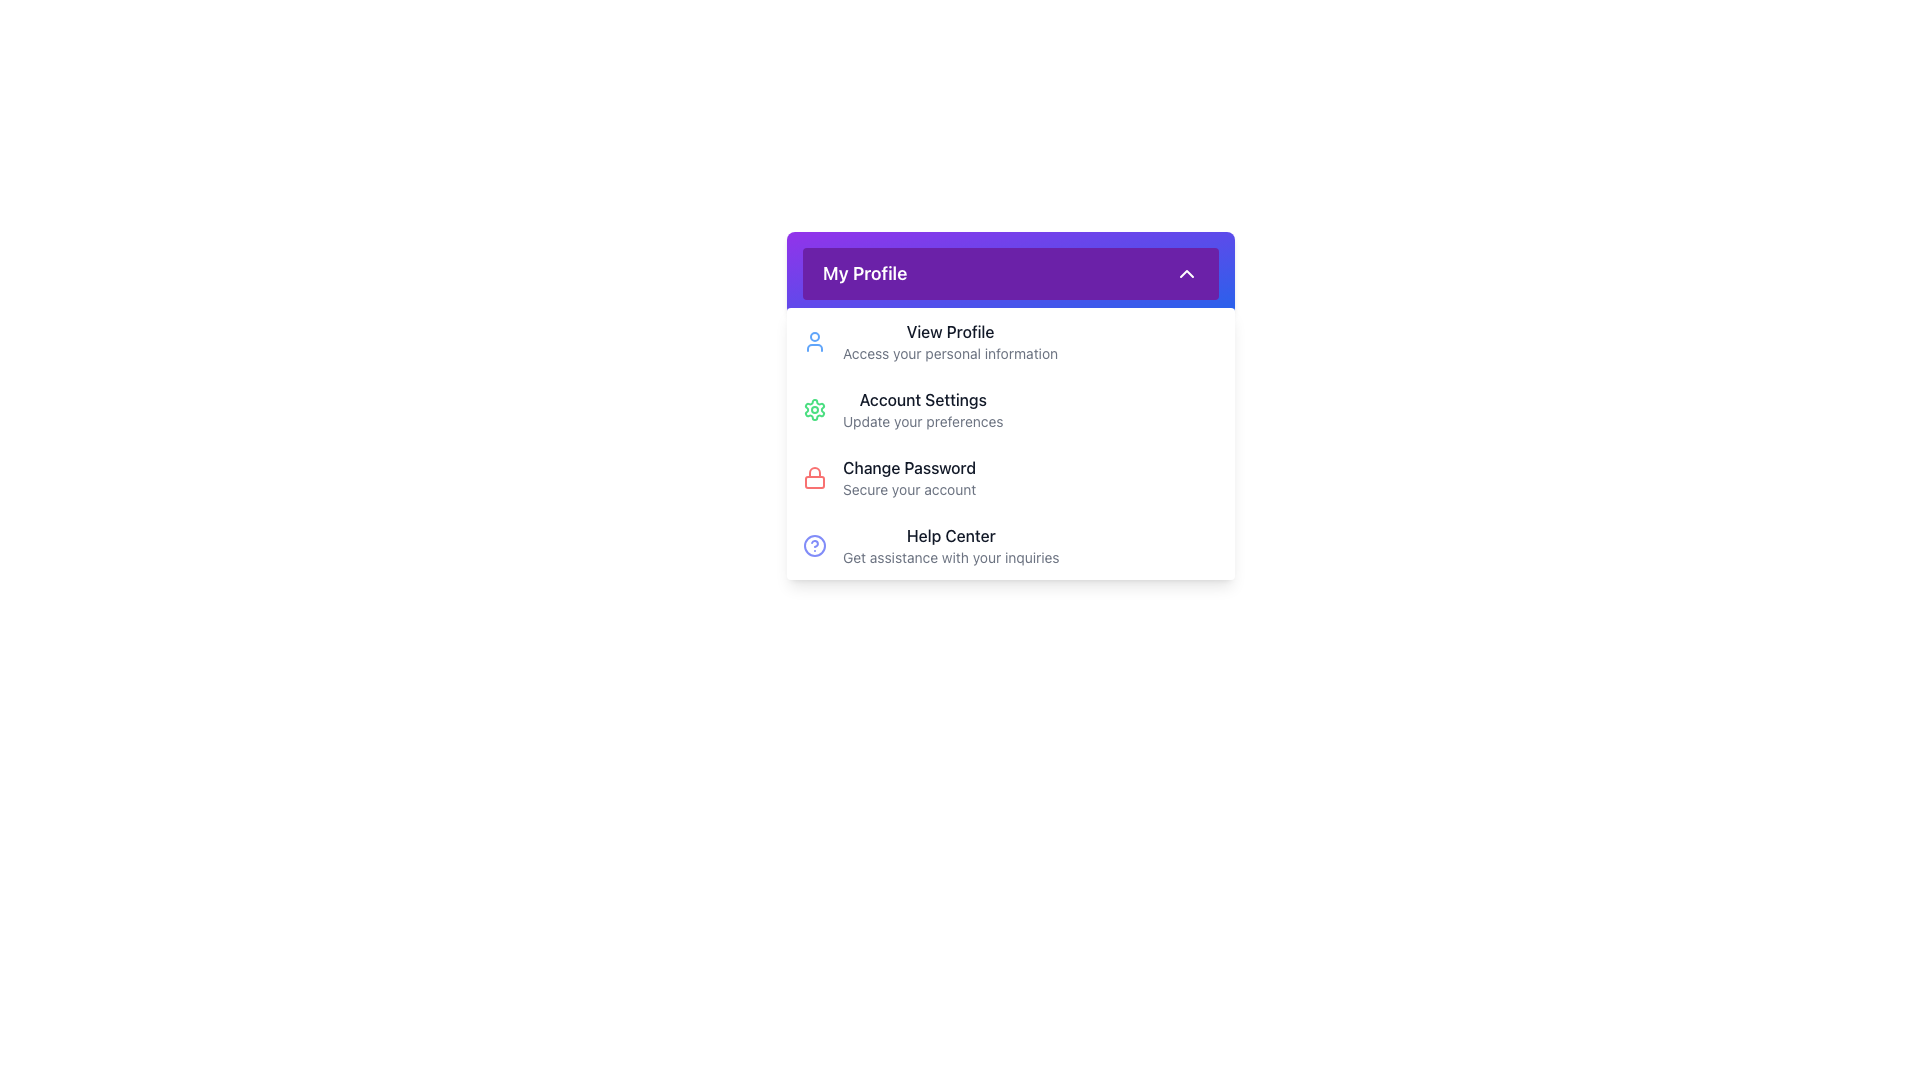  I want to click on the 'View Profile' text label located at the top of the 'My Profile' dropdown menu, so click(949, 330).